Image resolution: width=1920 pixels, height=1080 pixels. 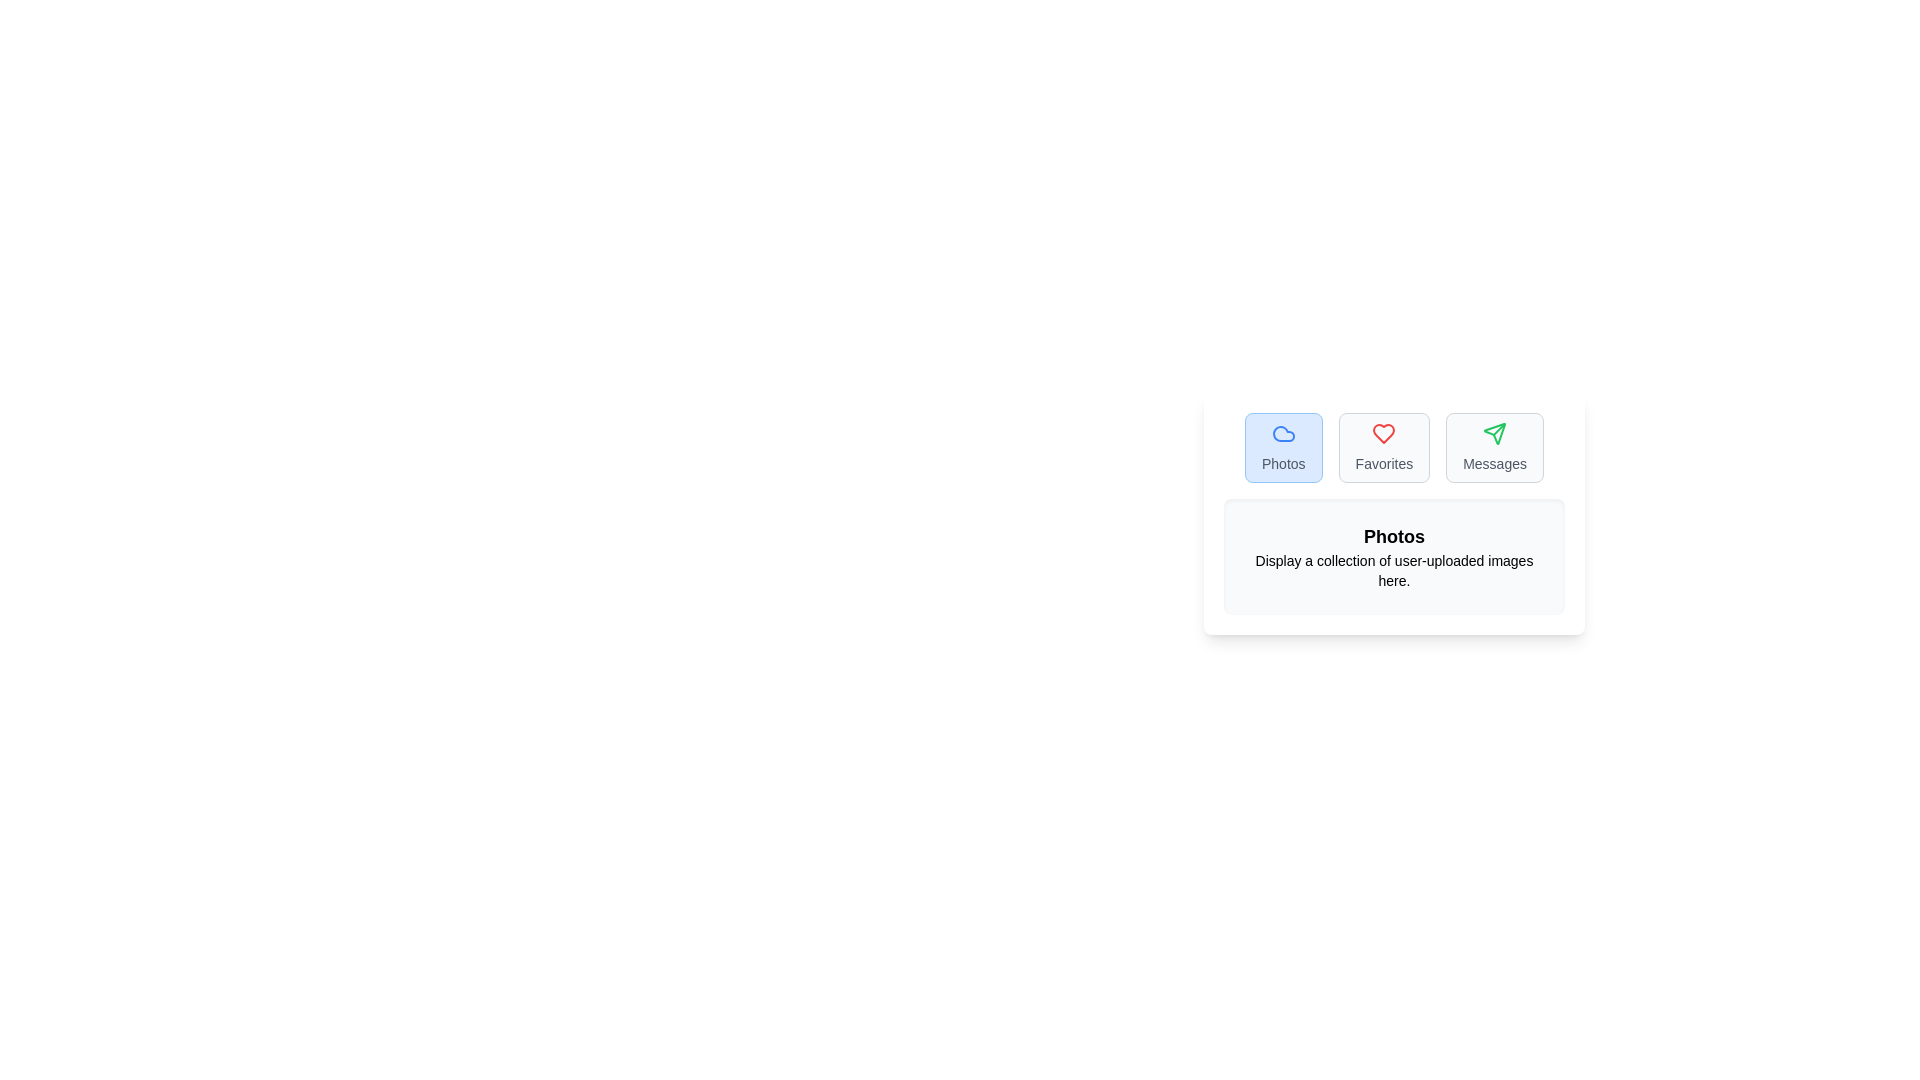 What do you see at coordinates (1495, 463) in the screenshot?
I see `the 'Messages' text label, which is styled with a light gray color and positioned below the icon inside the 'Messages' button` at bounding box center [1495, 463].